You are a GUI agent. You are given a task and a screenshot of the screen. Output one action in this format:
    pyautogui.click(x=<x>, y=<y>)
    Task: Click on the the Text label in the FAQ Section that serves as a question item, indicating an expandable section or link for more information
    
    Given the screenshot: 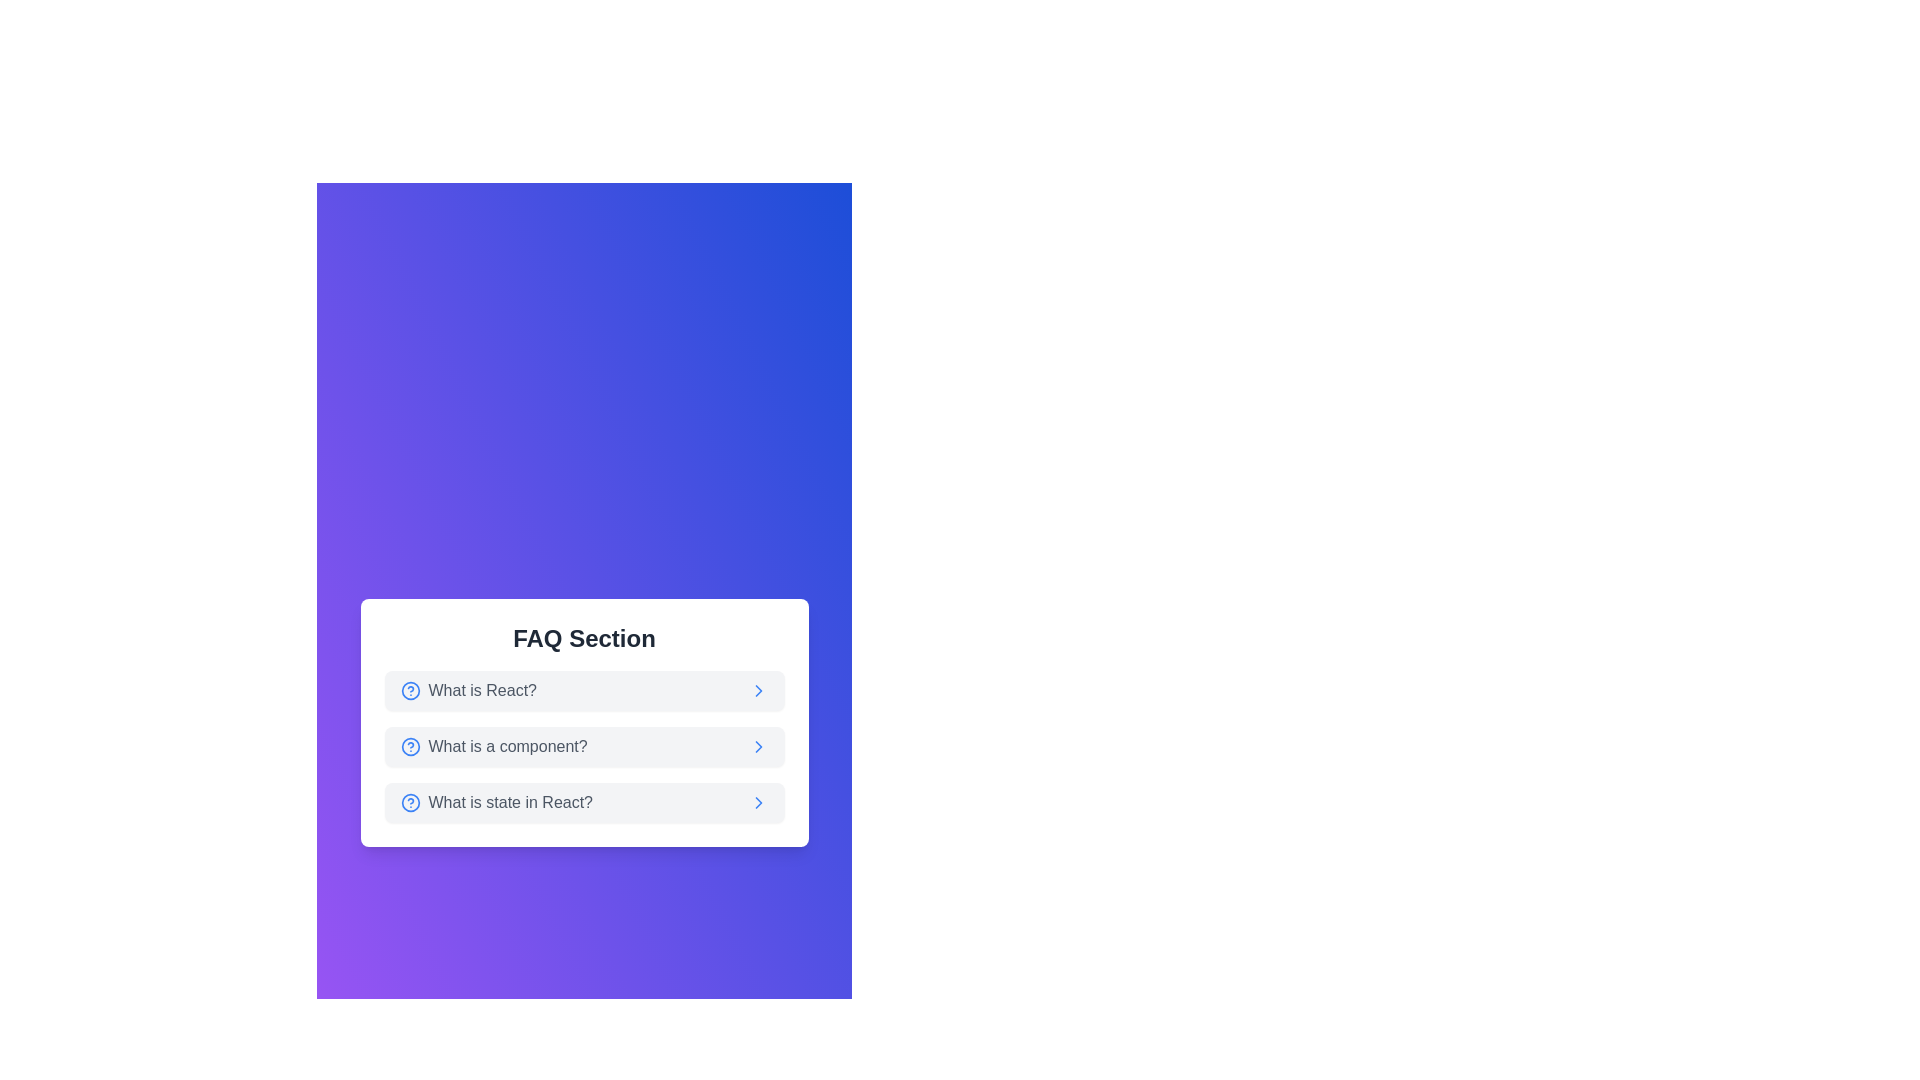 What is the action you would take?
    pyautogui.click(x=494, y=747)
    